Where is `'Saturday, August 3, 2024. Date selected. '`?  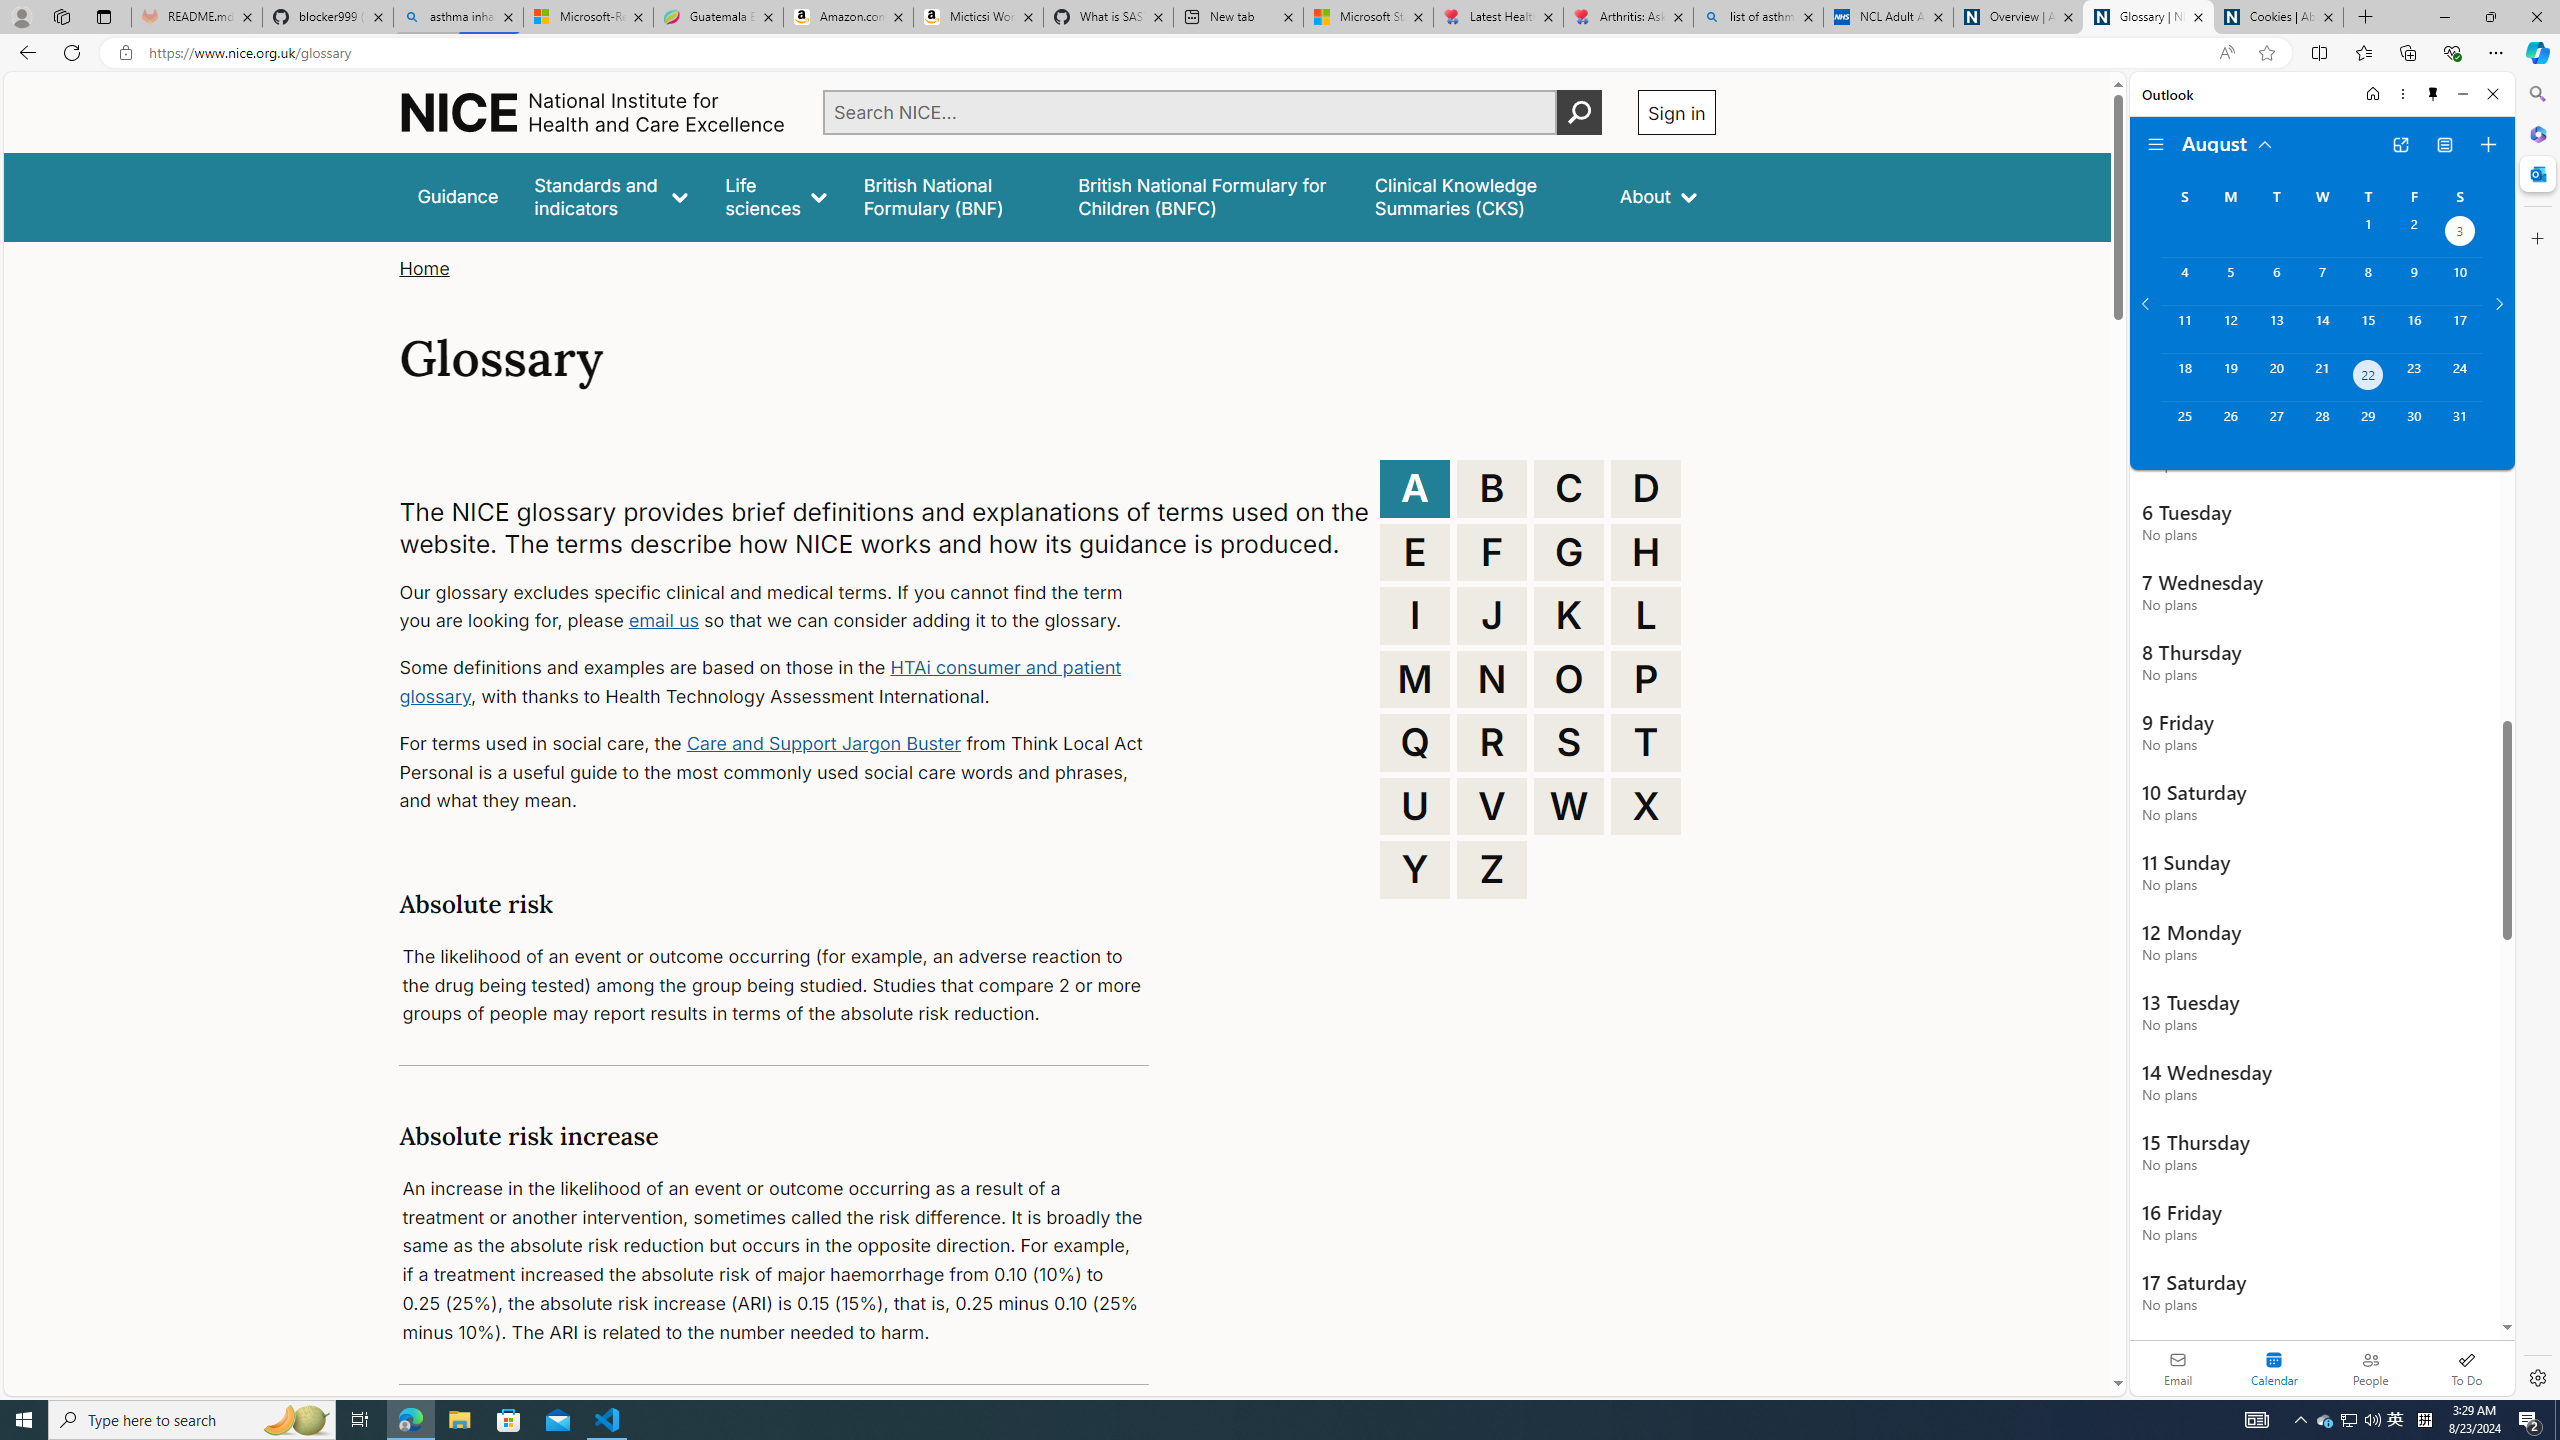 'Saturday, August 3, 2024. Date selected. ' is located at coordinates (2459, 233).